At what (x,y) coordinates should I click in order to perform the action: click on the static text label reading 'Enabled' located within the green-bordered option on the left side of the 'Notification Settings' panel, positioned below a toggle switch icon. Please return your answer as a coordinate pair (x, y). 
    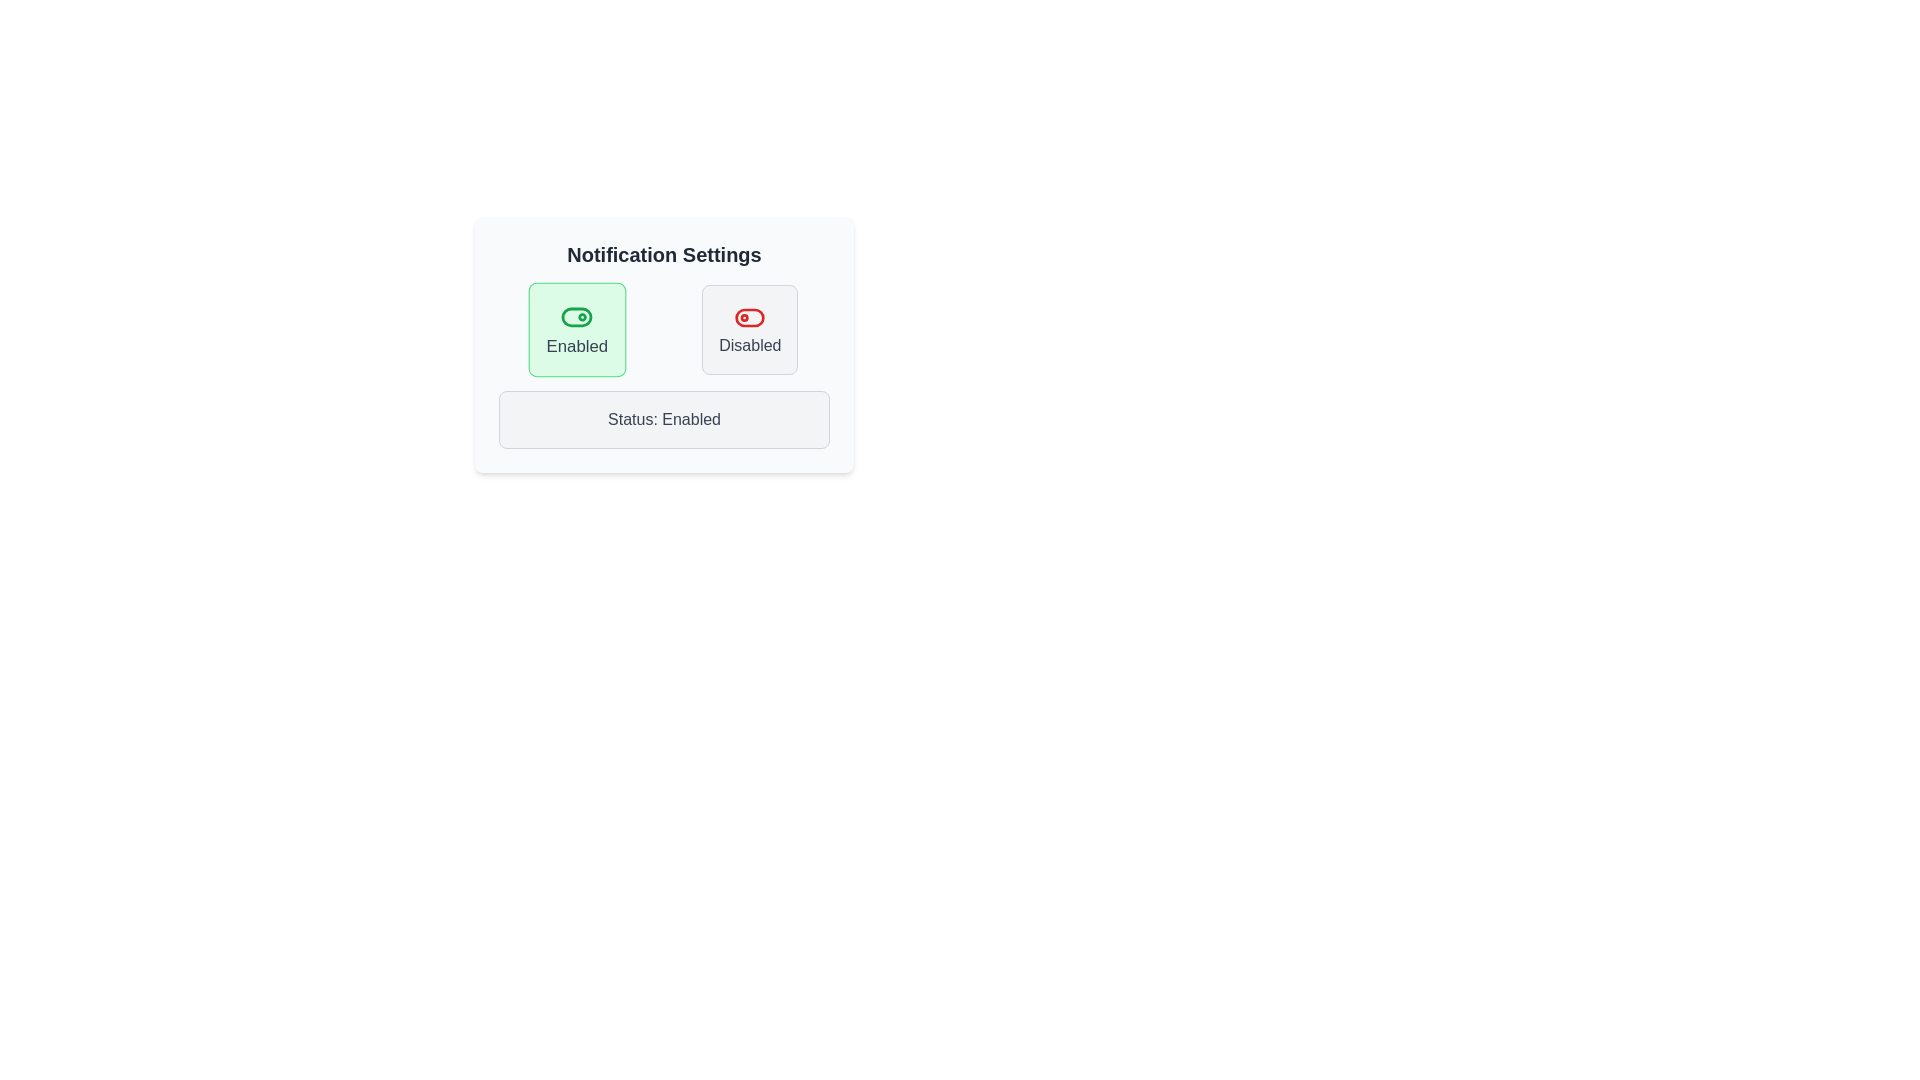
    Looking at the image, I should click on (575, 345).